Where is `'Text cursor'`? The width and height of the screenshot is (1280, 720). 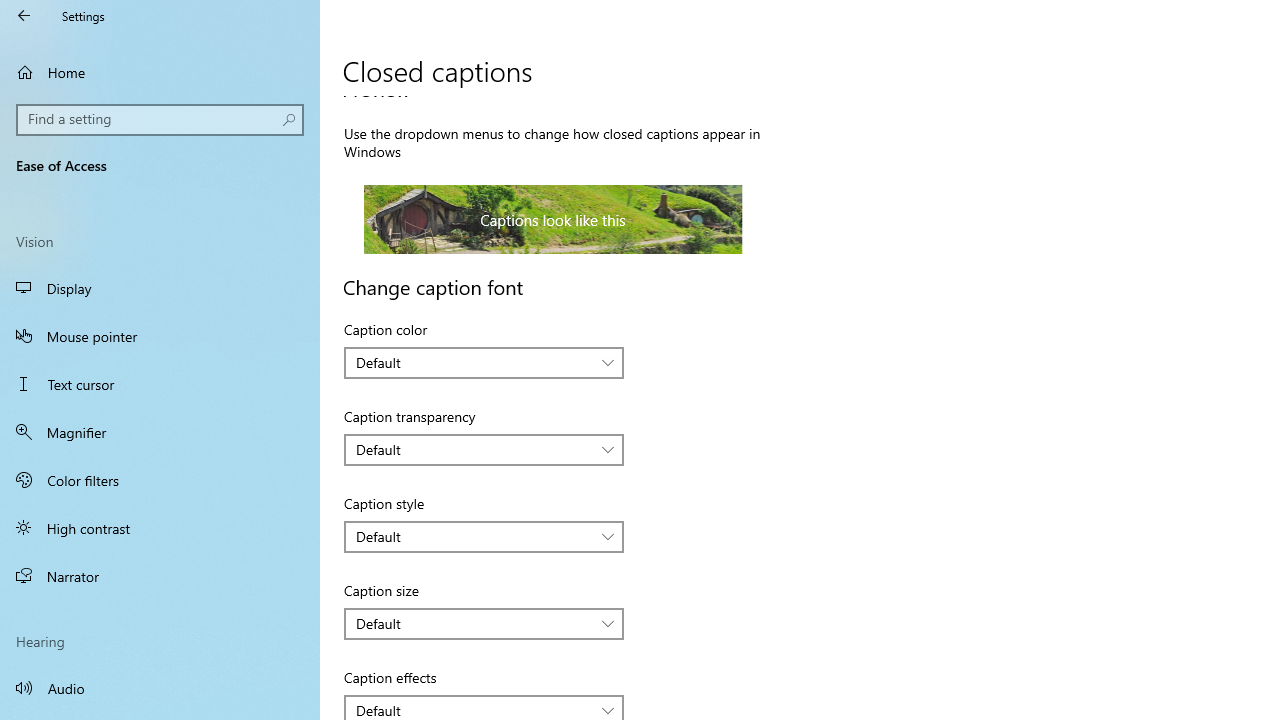 'Text cursor' is located at coordinates (160, 384).